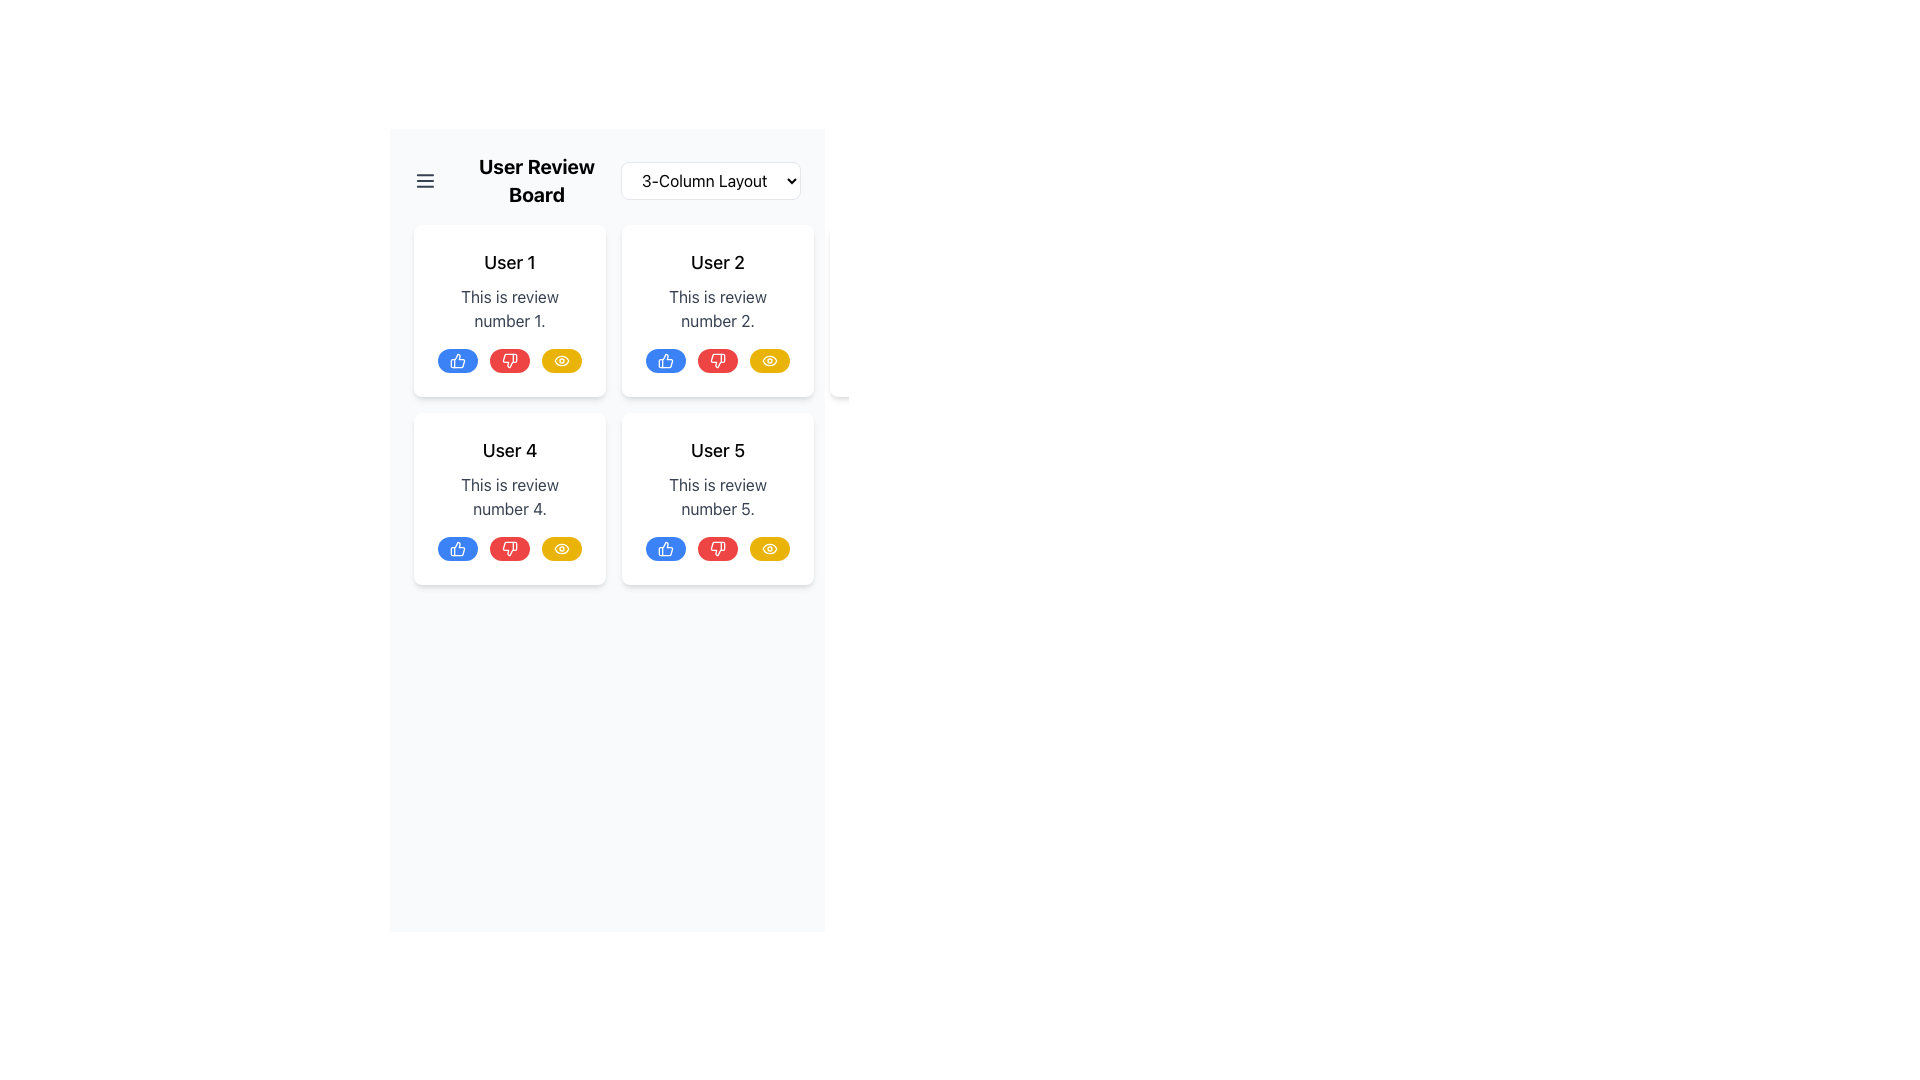  I want to click on the leftmost 'like' icon button in the card titled 'User 5', so click(665, 548).